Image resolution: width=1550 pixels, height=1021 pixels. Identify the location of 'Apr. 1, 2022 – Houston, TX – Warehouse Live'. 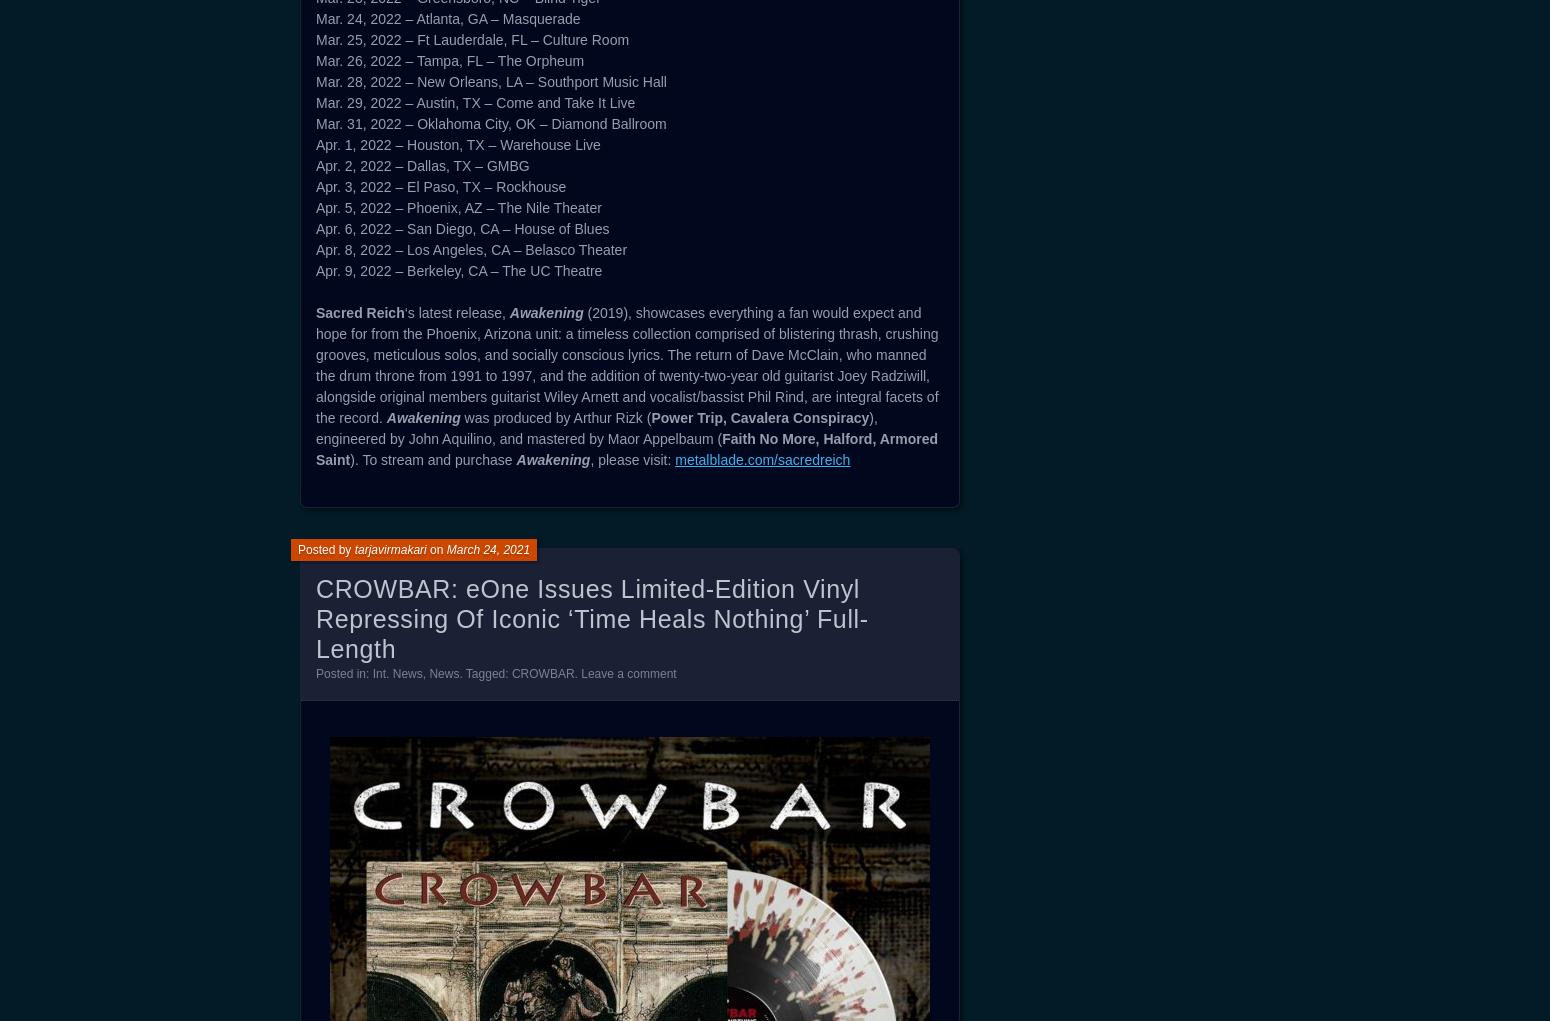
(315, 144).